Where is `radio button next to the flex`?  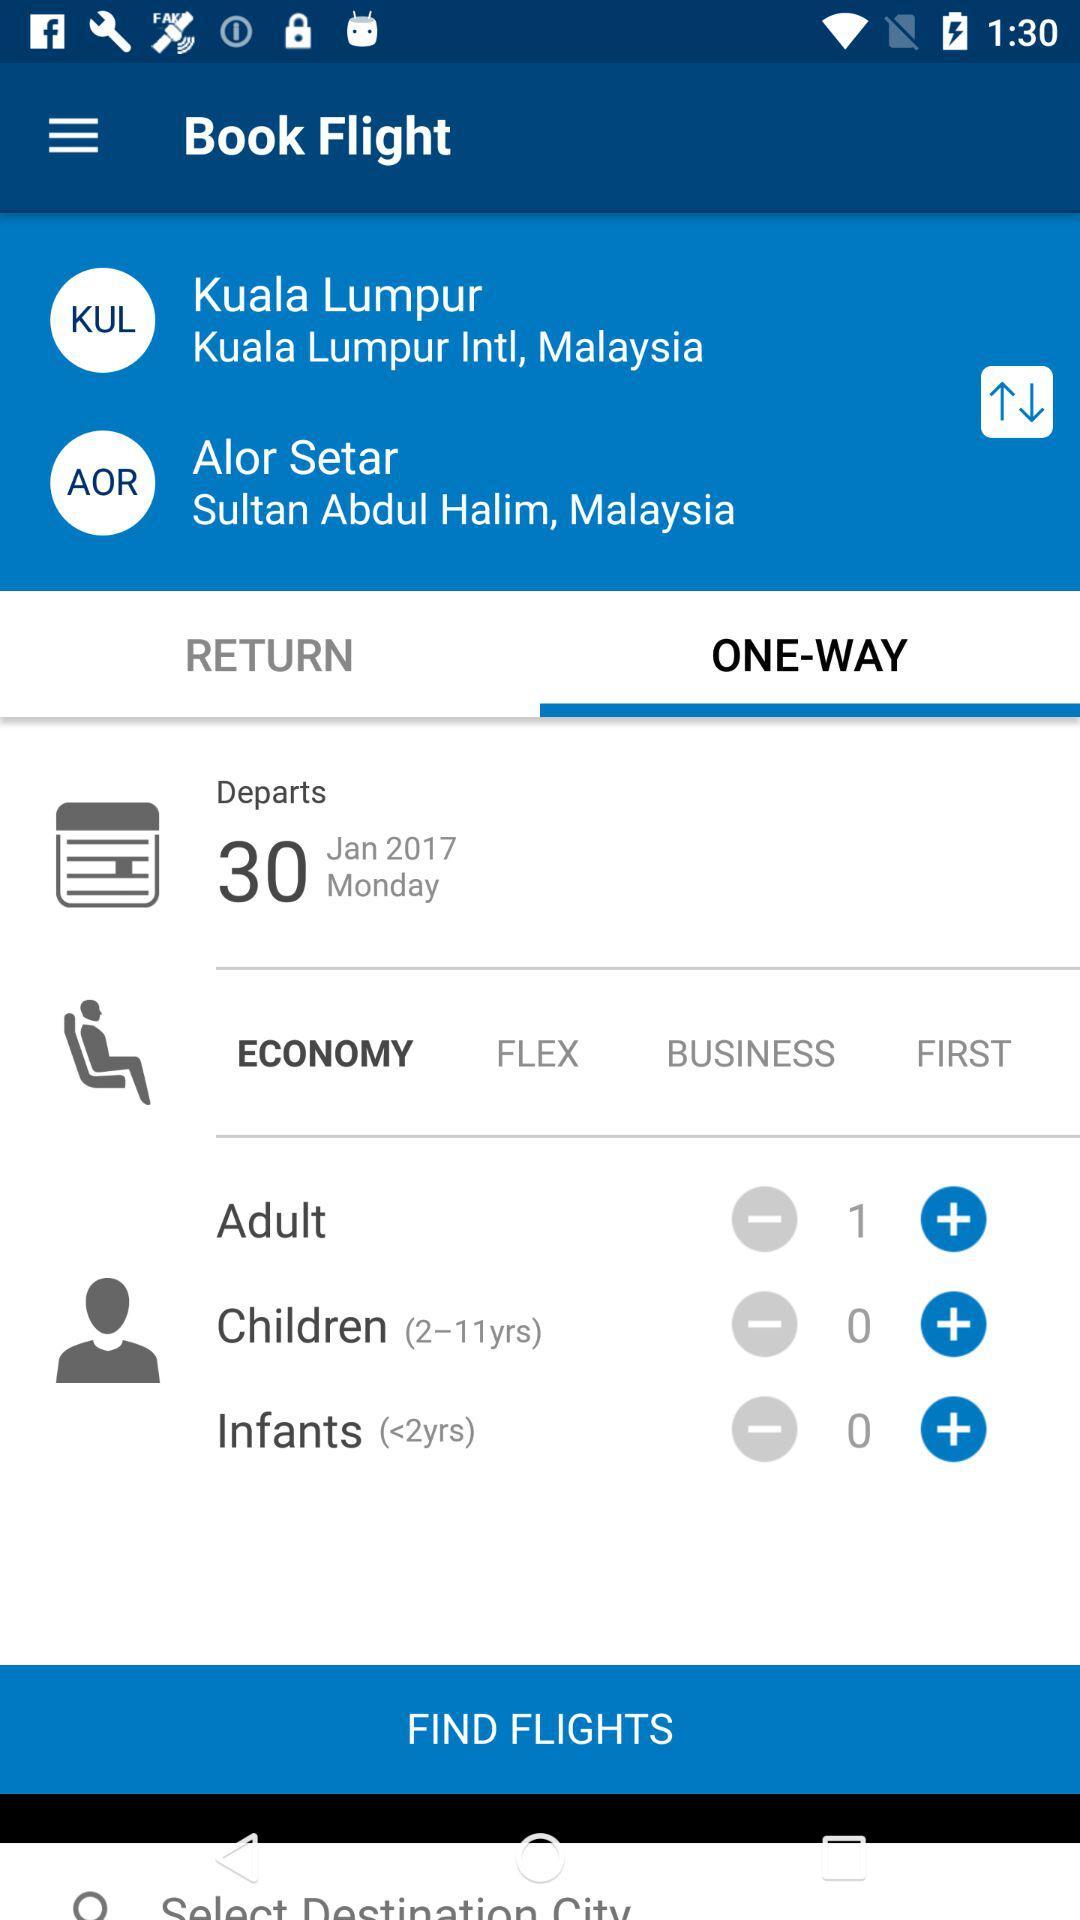
radio button next to the flex is located at coordinates (324, 1051).